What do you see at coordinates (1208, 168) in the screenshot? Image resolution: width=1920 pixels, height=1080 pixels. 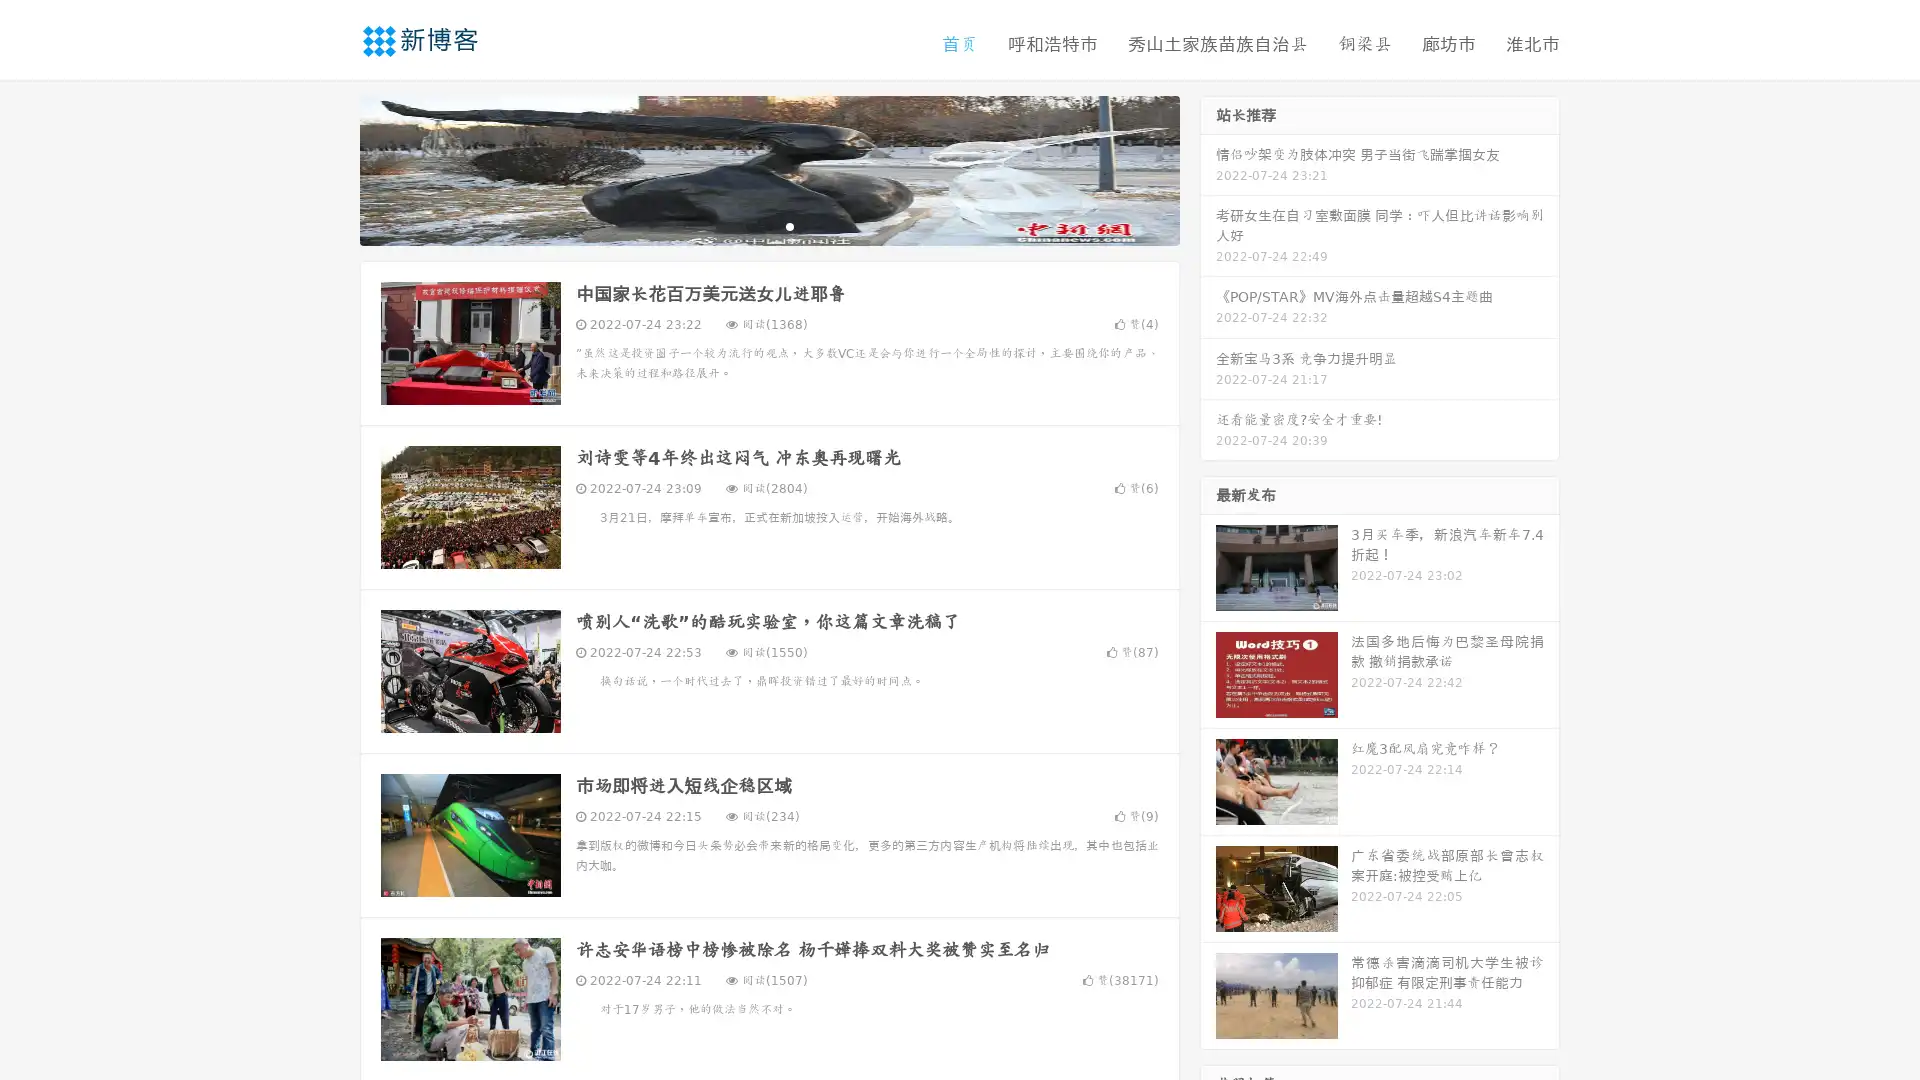 I see `Next slide` at bounding box center [1208, 168].